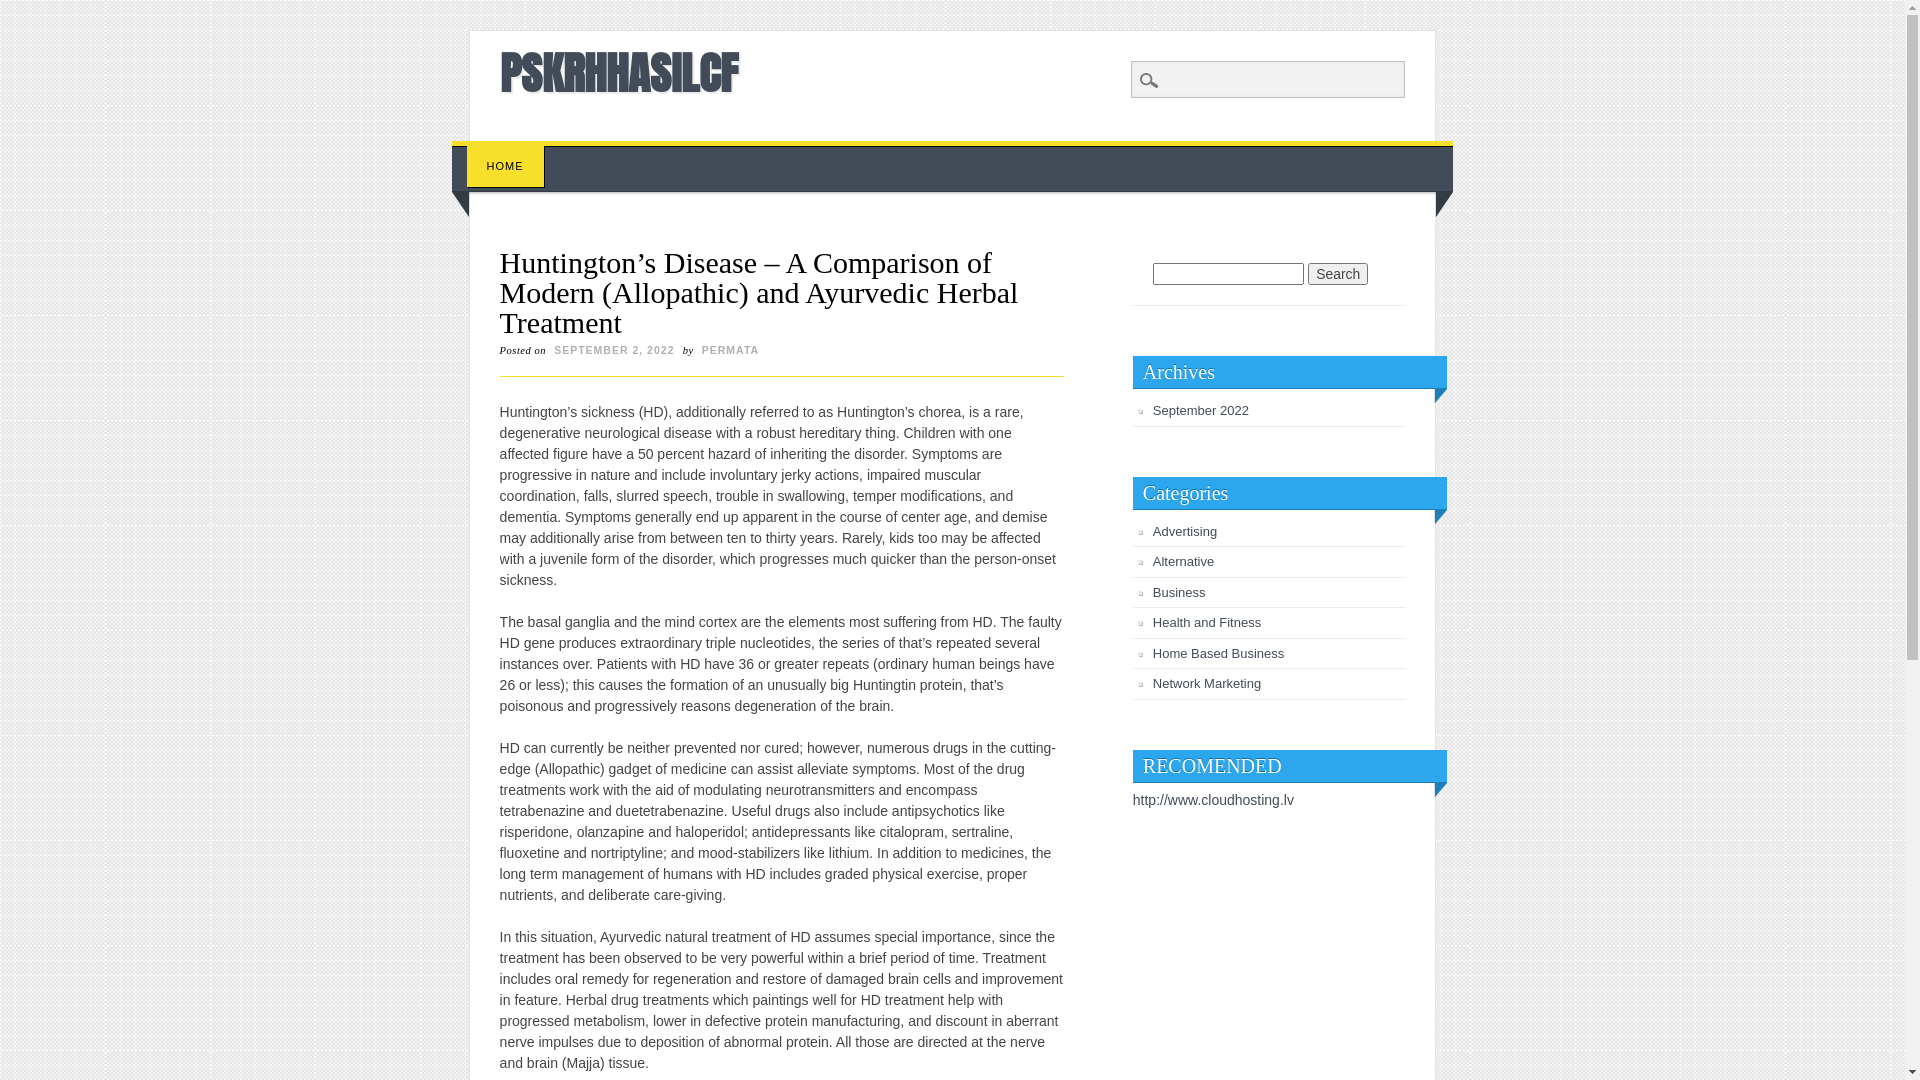 This screenshot has height=1080, width=1920. Describe the element at coordinates (505, 165) in the screenshot. I see `'HOME'` at that location.